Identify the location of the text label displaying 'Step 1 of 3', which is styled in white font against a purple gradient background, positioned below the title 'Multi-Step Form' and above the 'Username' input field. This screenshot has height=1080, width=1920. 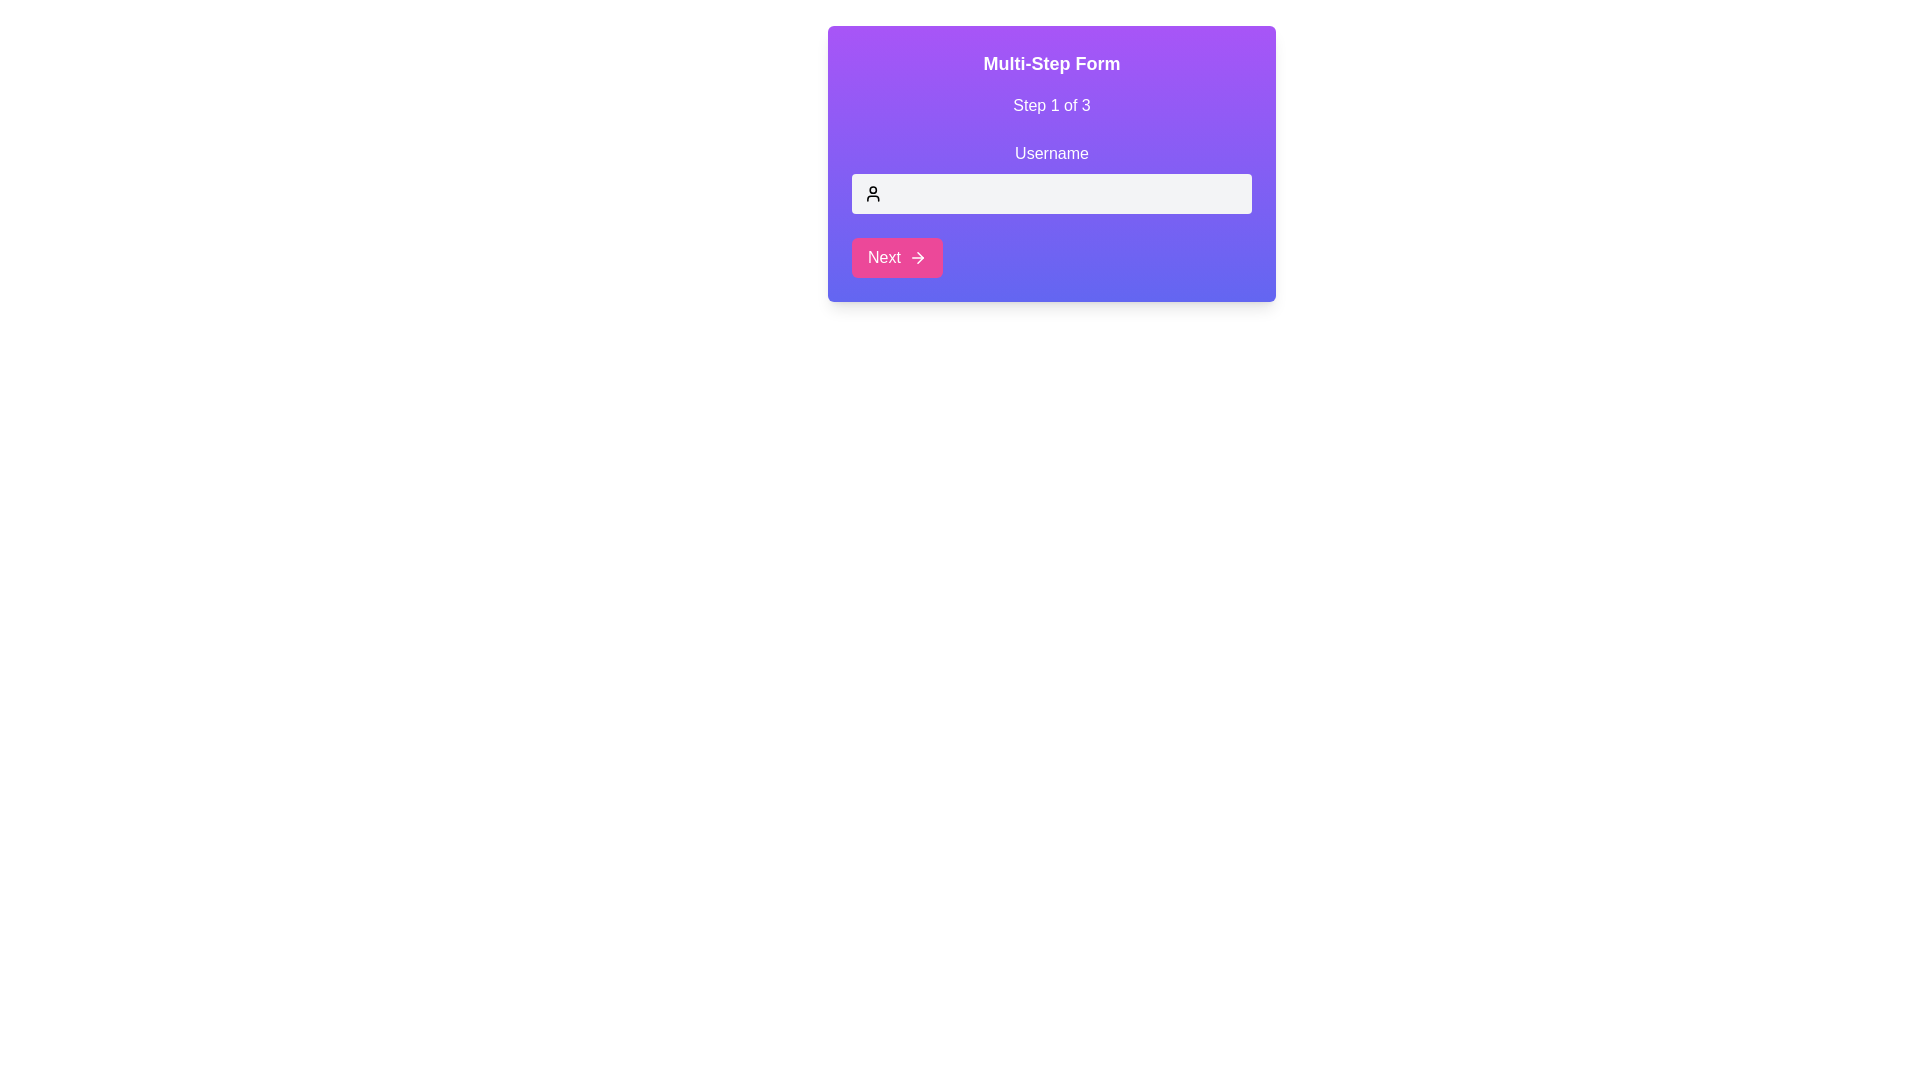
(1050, 105).